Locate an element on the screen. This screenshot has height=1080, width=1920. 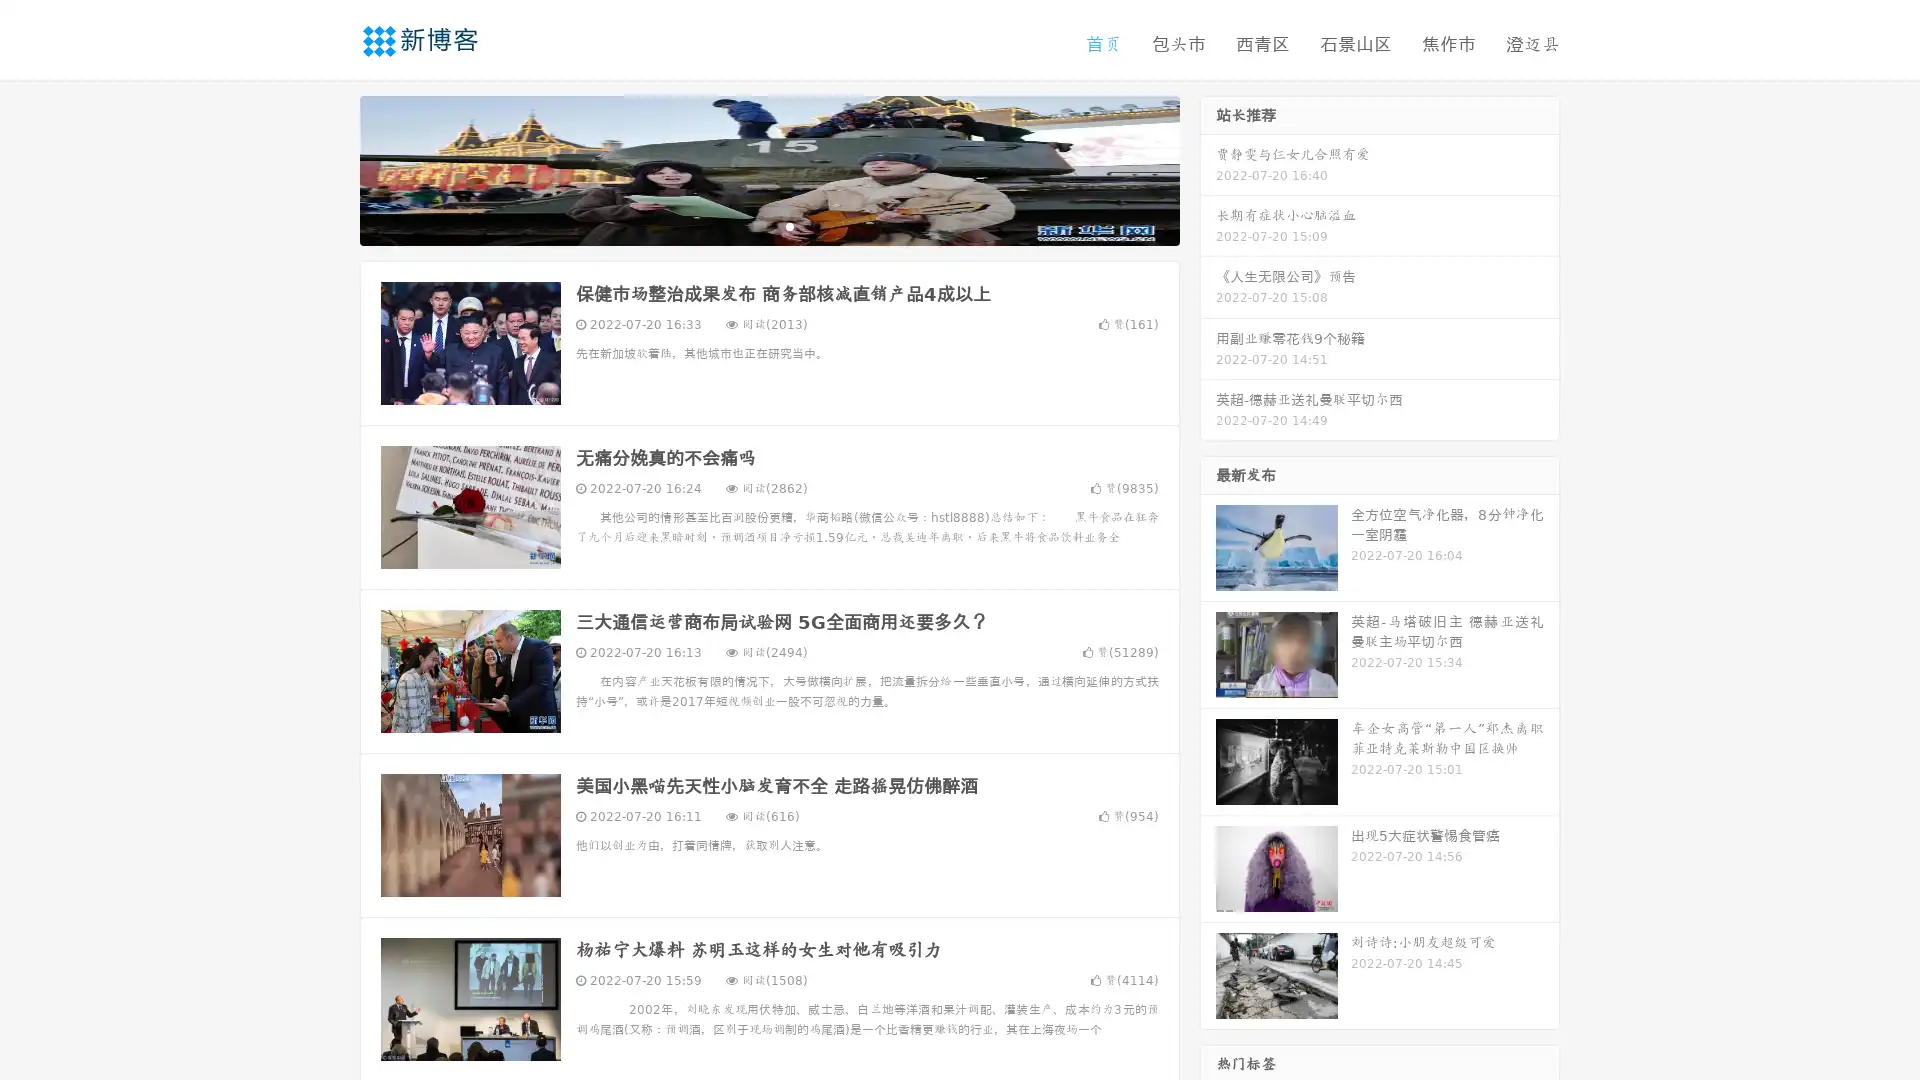
Go to slide 3 is located at coordinates (789, 225).